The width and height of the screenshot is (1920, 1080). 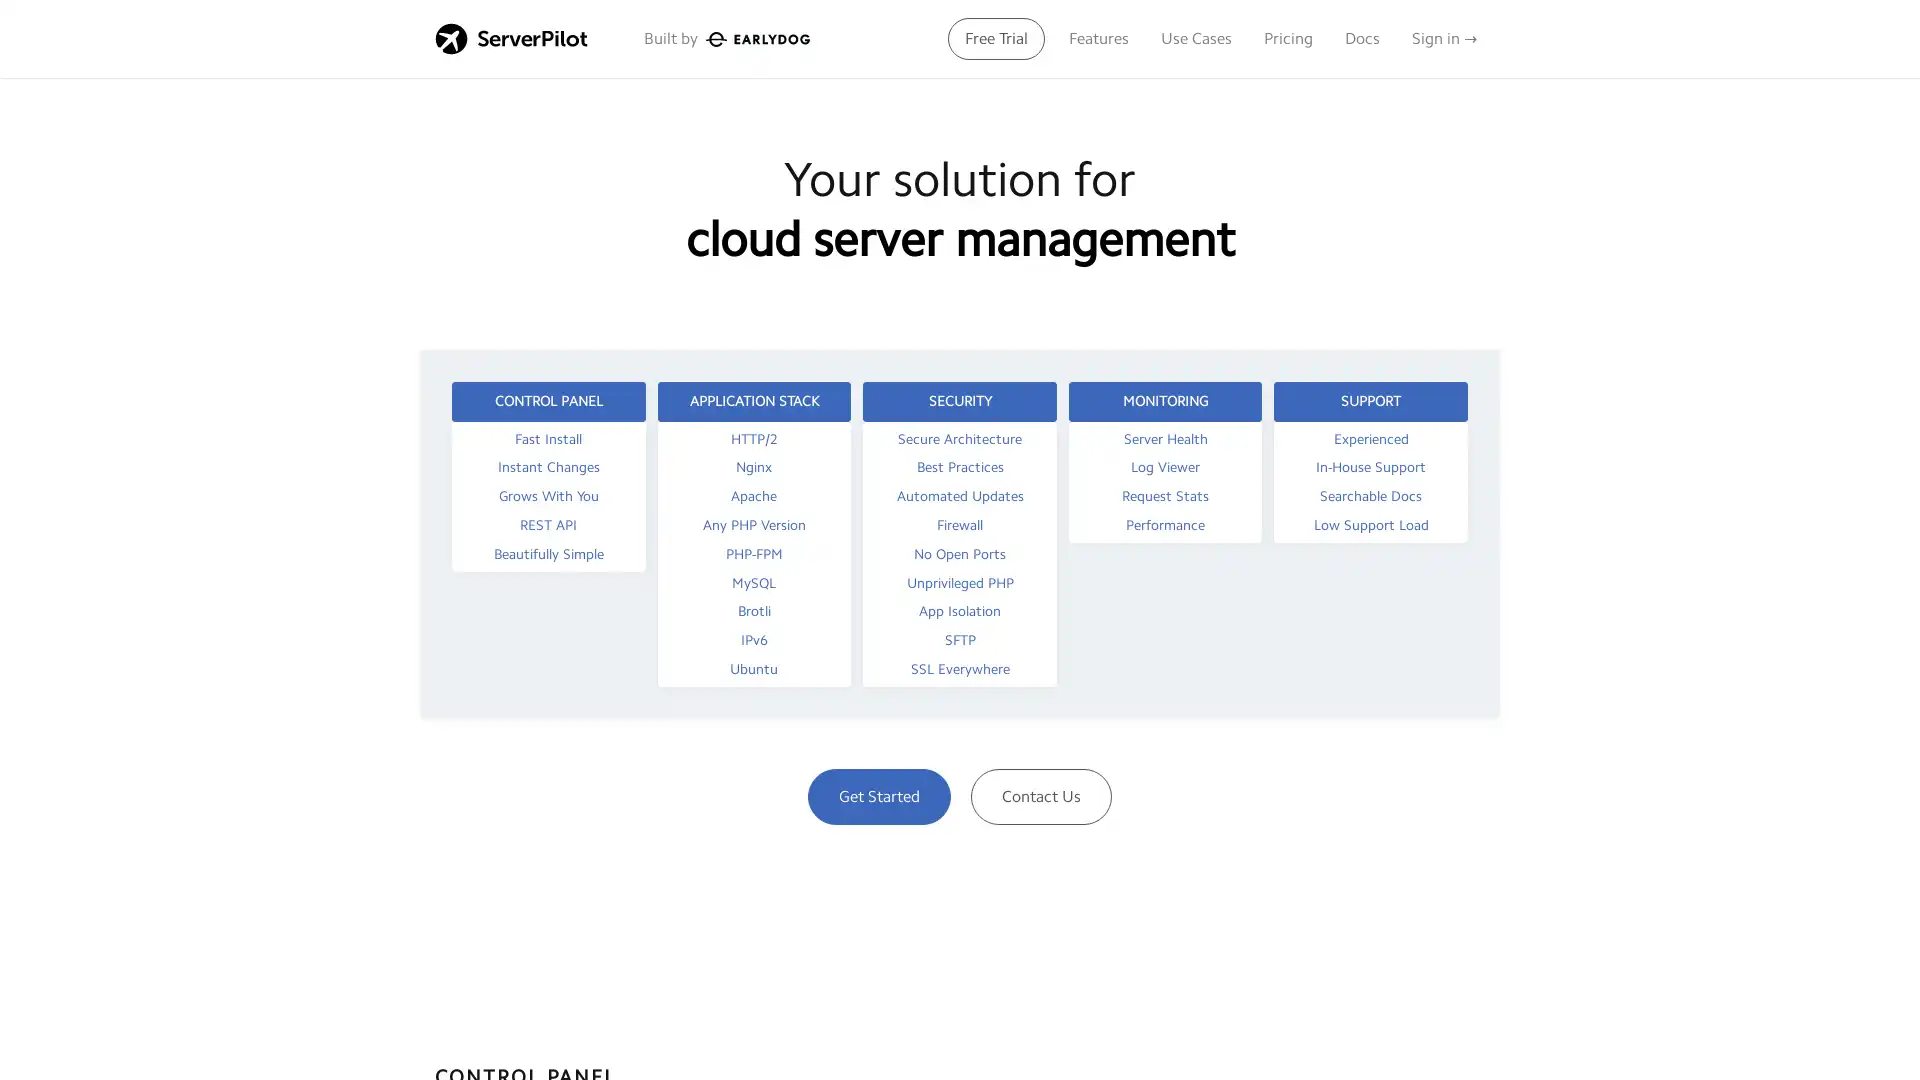 I want to click on Pricing, so click(x=1288, y=38).